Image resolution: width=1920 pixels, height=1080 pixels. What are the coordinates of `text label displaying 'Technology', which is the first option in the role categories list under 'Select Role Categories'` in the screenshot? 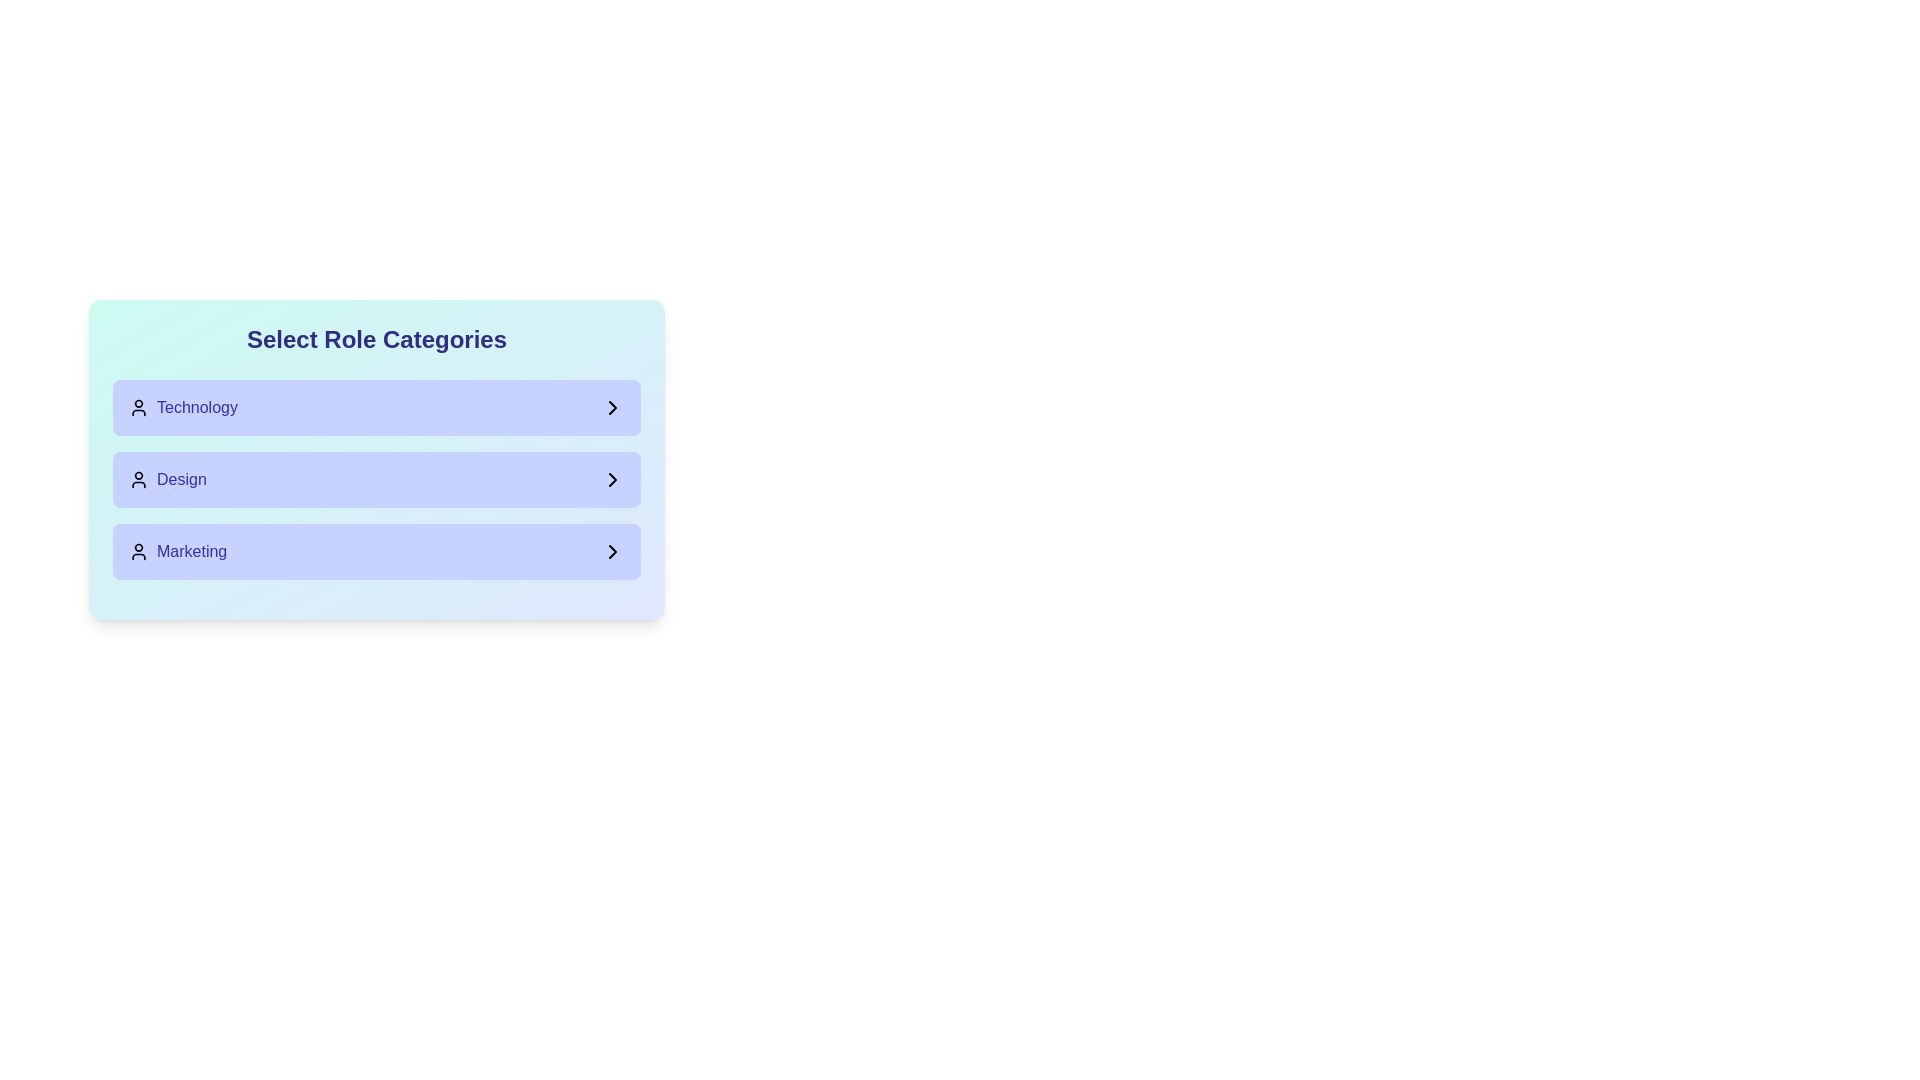 It's located at (197, 407).